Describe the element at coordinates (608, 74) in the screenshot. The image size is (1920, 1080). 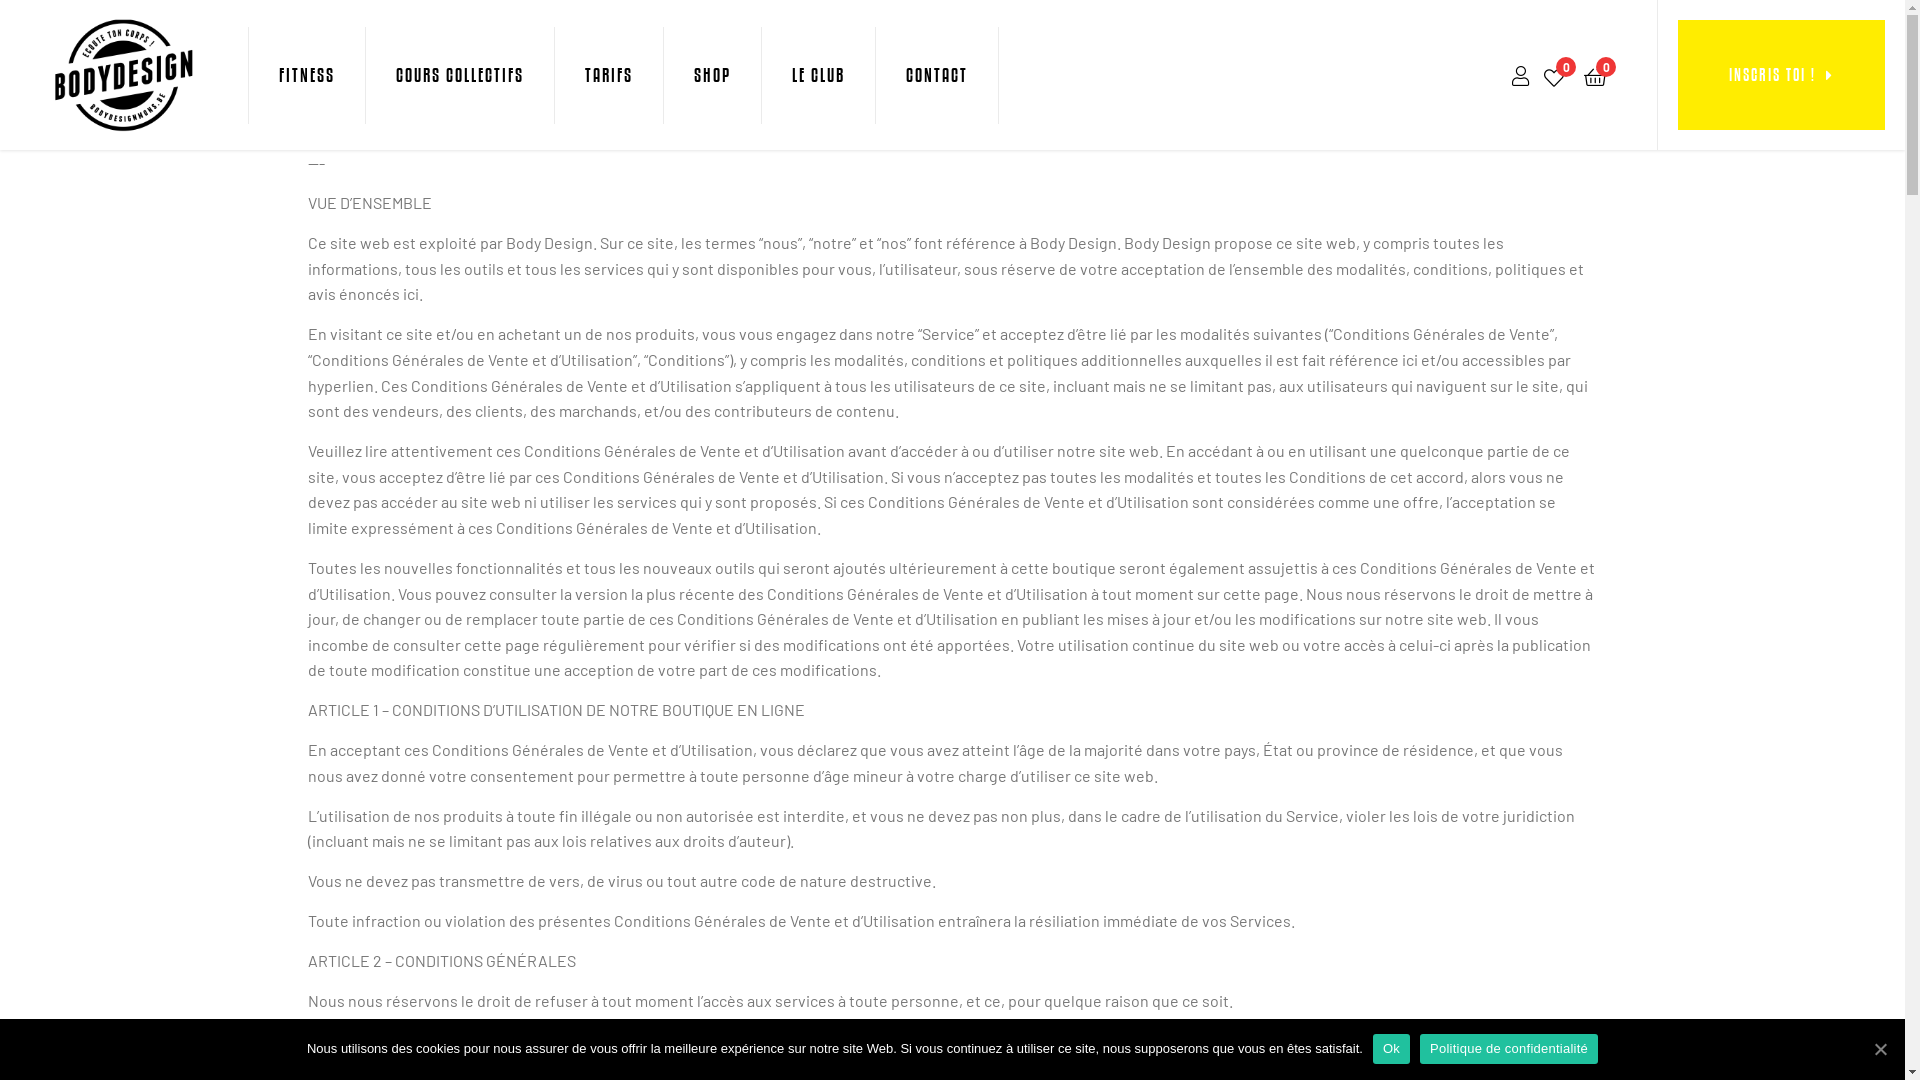
I see `'TARIFS'` at that location.